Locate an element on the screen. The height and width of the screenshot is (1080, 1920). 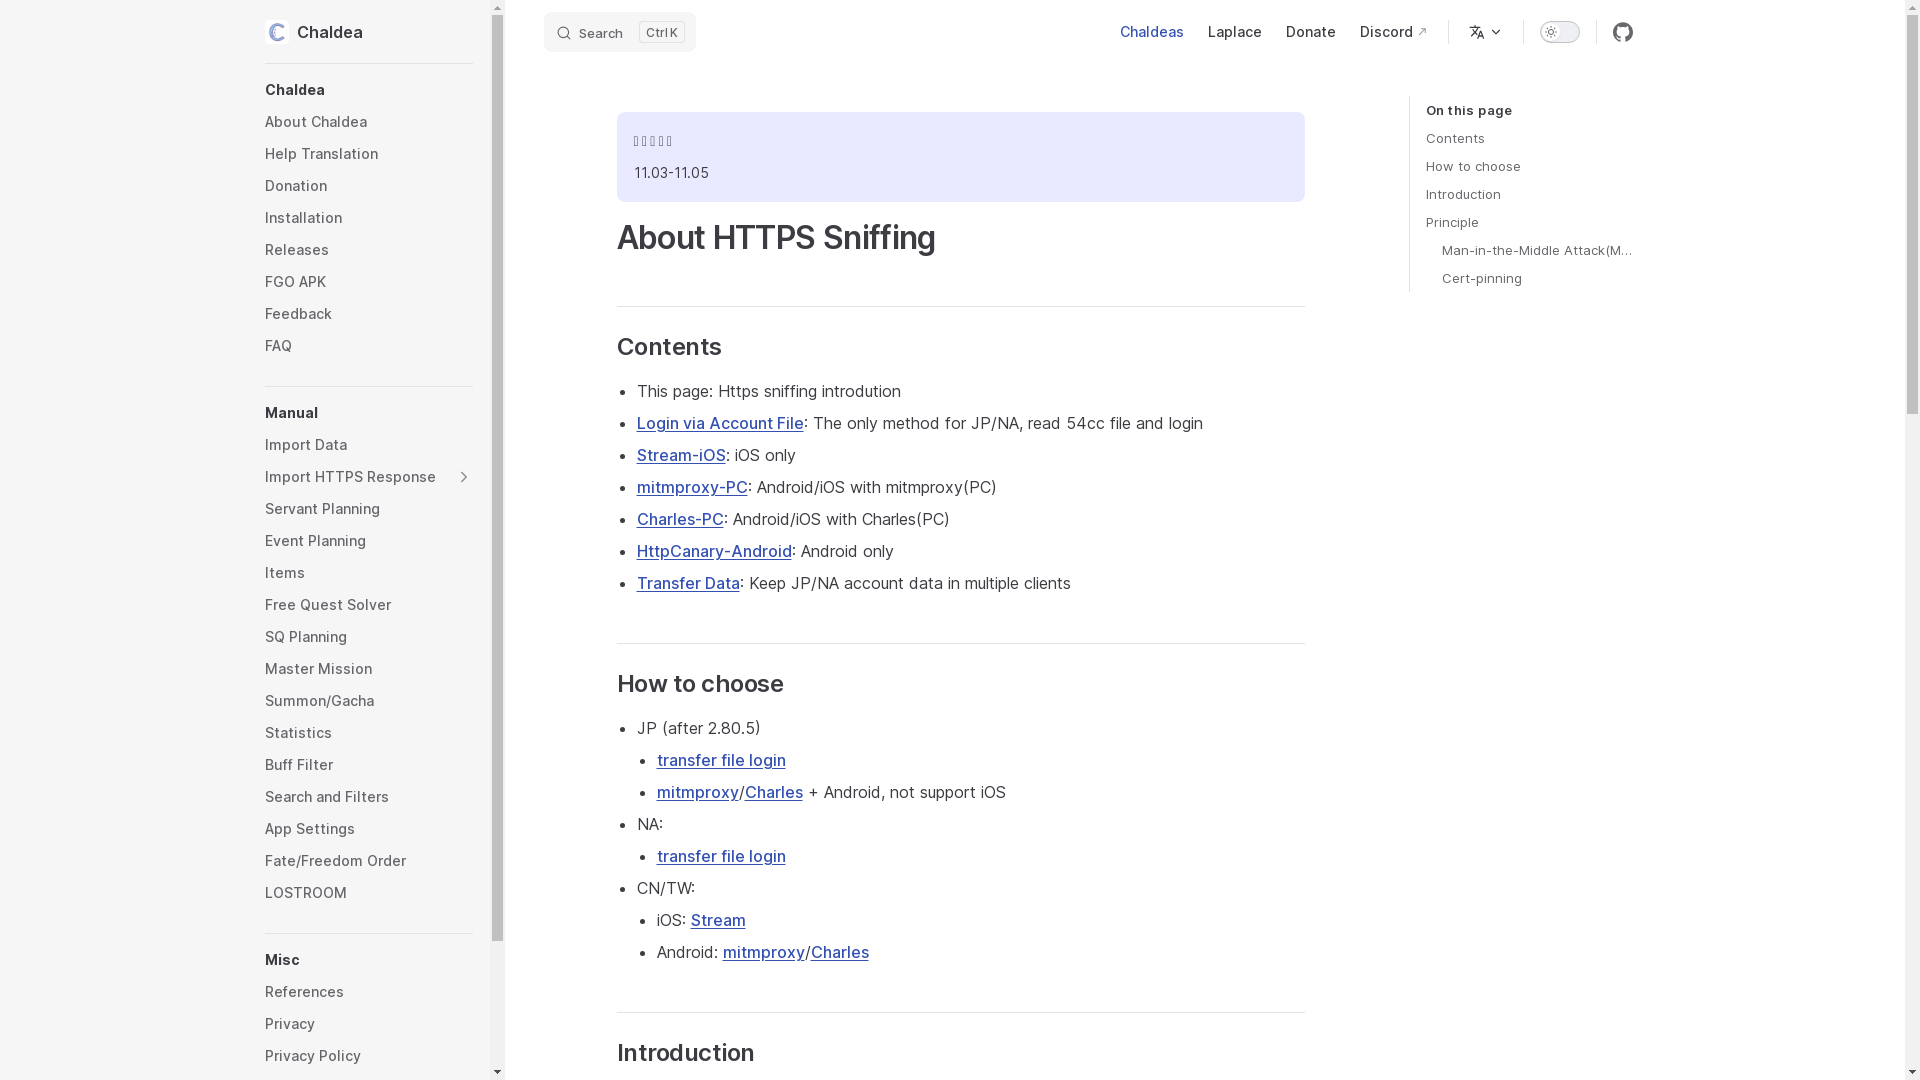
'Laplace' is located at coordinates (1233, 31).